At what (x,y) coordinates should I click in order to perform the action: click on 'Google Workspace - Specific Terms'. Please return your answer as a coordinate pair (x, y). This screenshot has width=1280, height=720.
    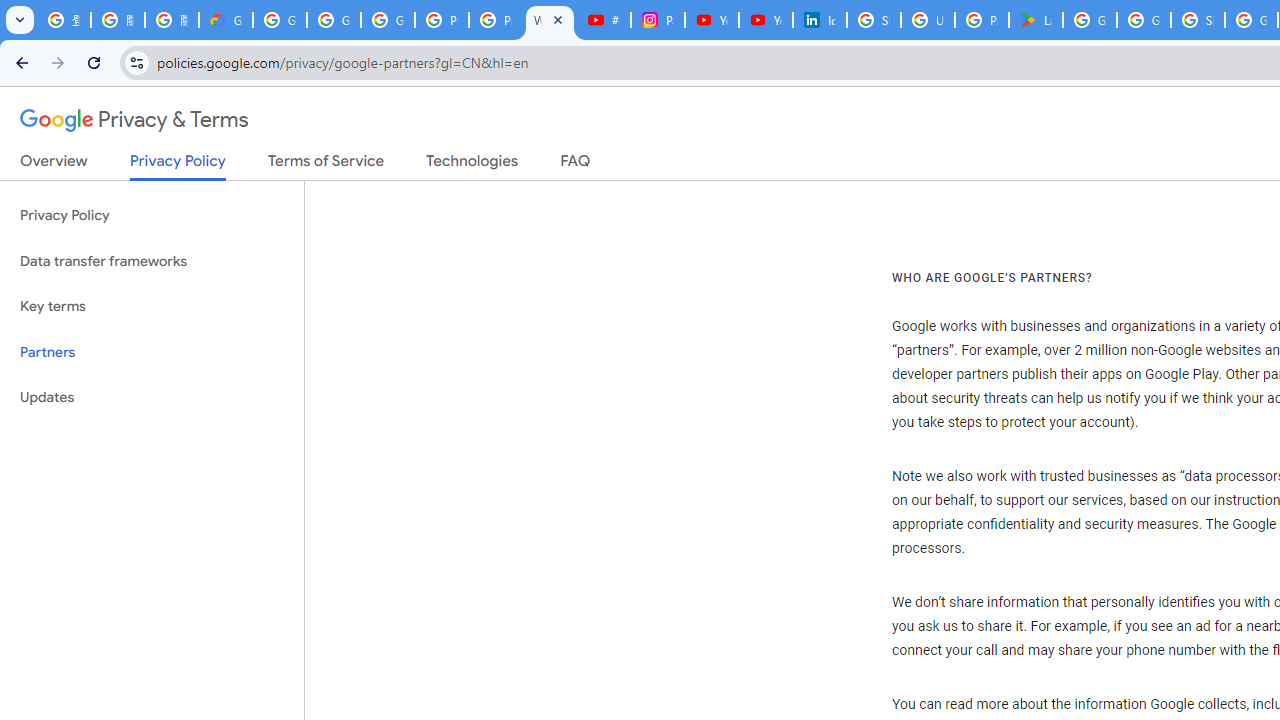
    Looking at the image, I should click on (1144, 20).